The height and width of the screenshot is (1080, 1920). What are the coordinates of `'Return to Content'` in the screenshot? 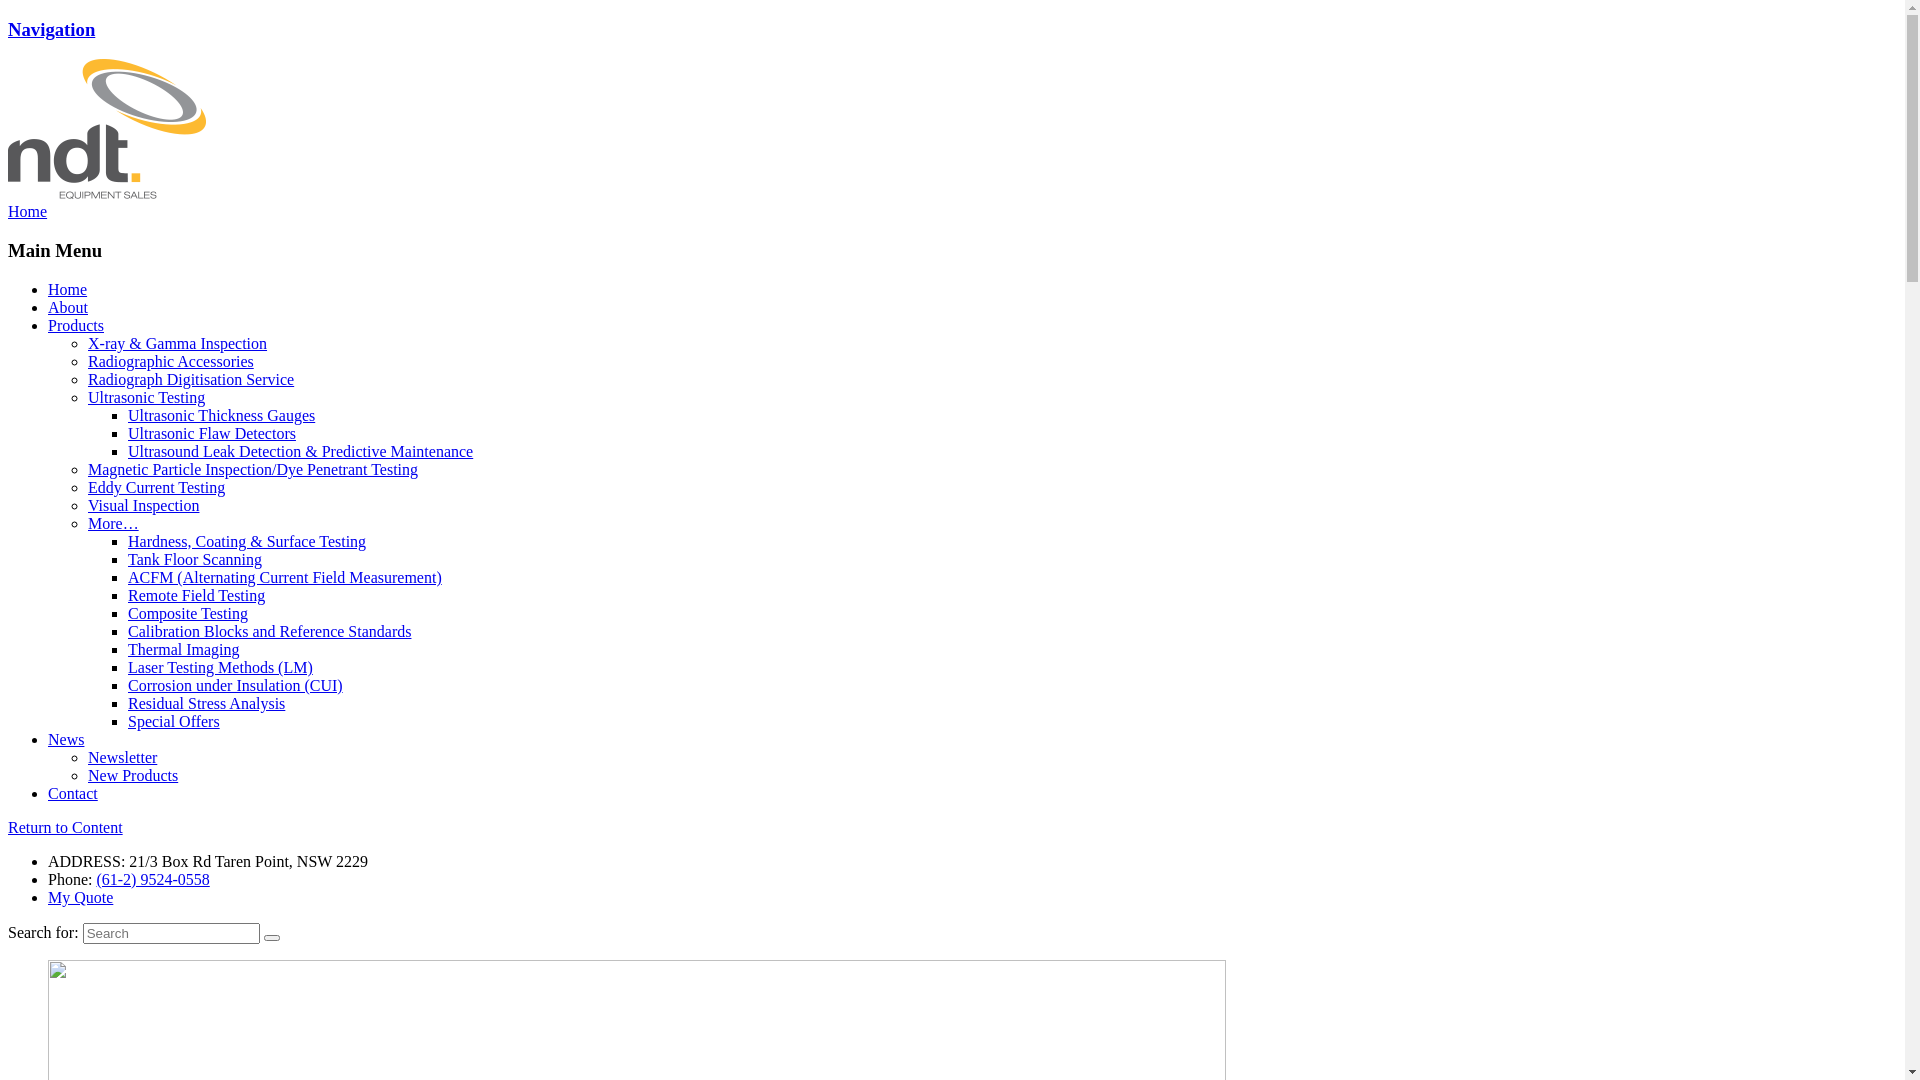 It's located at (65, 827).